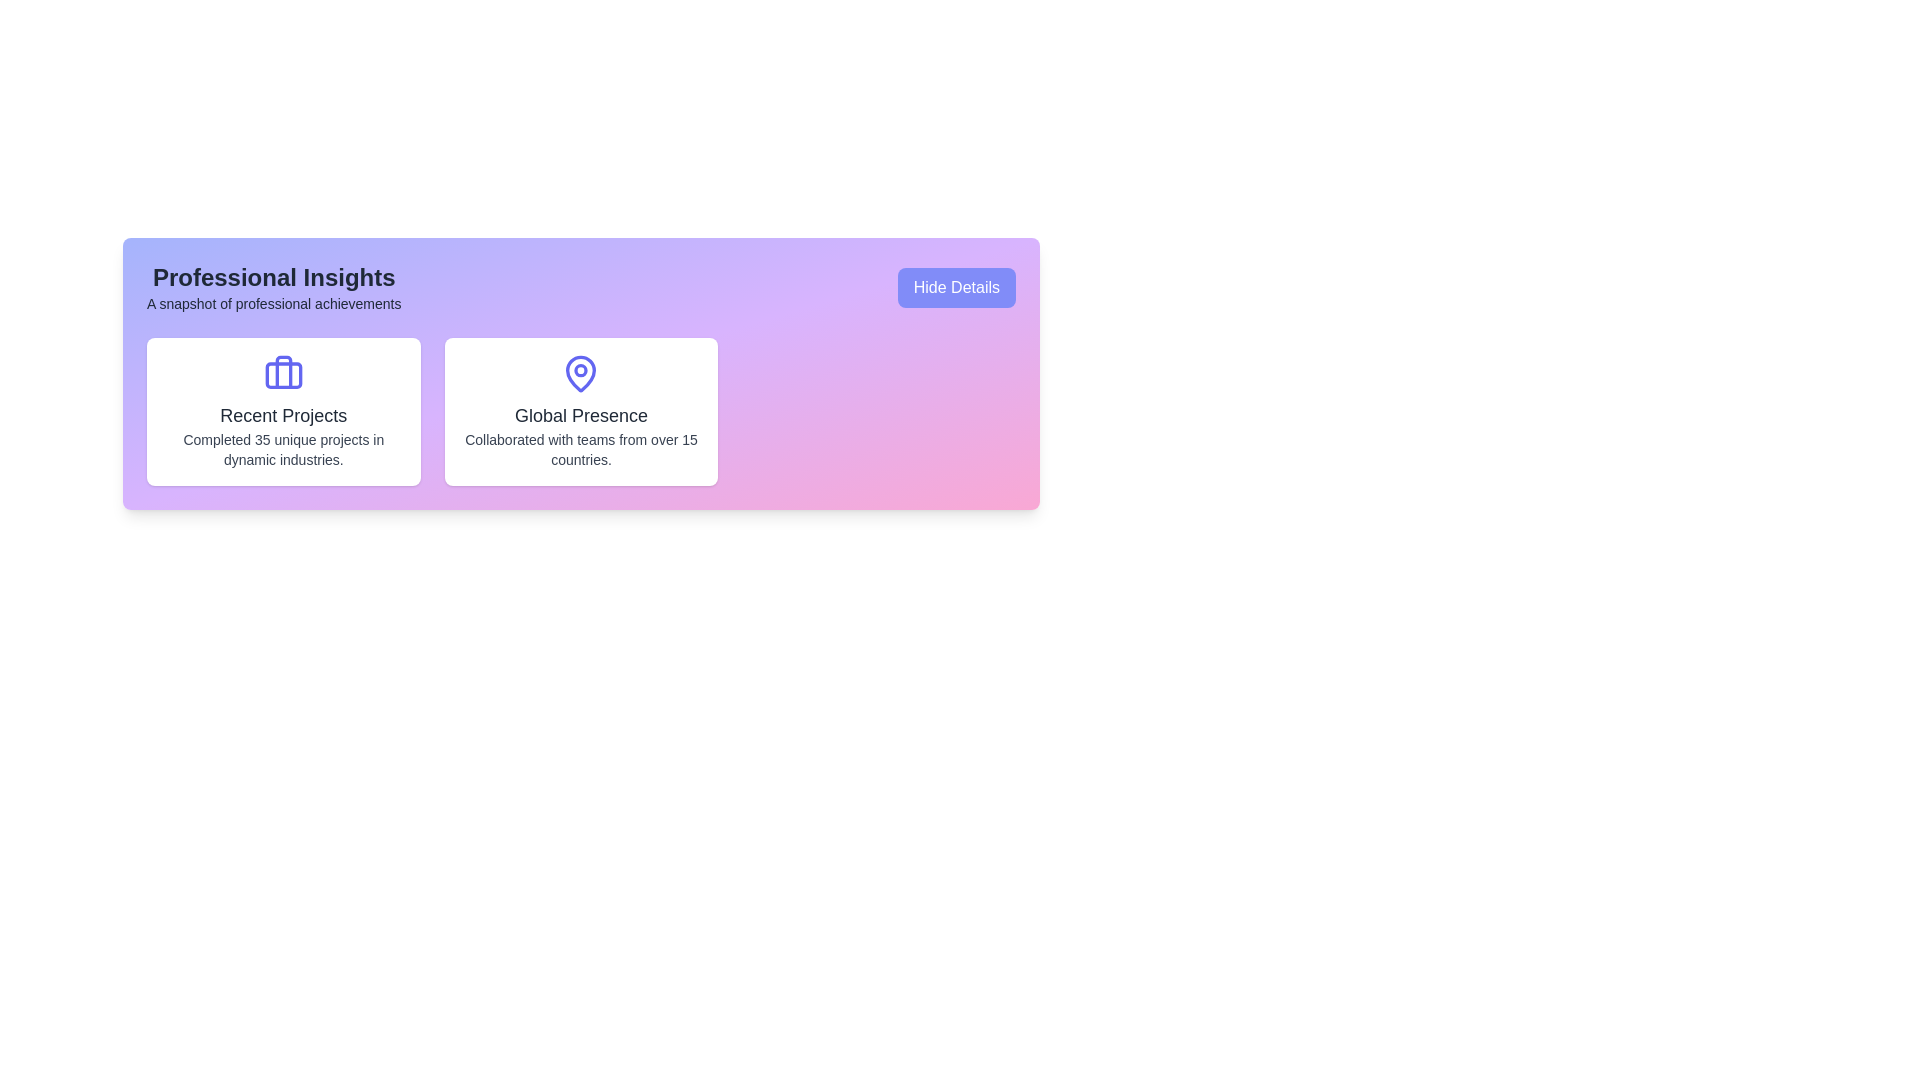 The height and width of the screenshot is (1080, 1920). What do you see at coordinates (580, 415) in the screenshot?
I see `the 'Global Presence' text label, which serves as a title within a white card on the right side of the interface` at bounding box center [580, 415].